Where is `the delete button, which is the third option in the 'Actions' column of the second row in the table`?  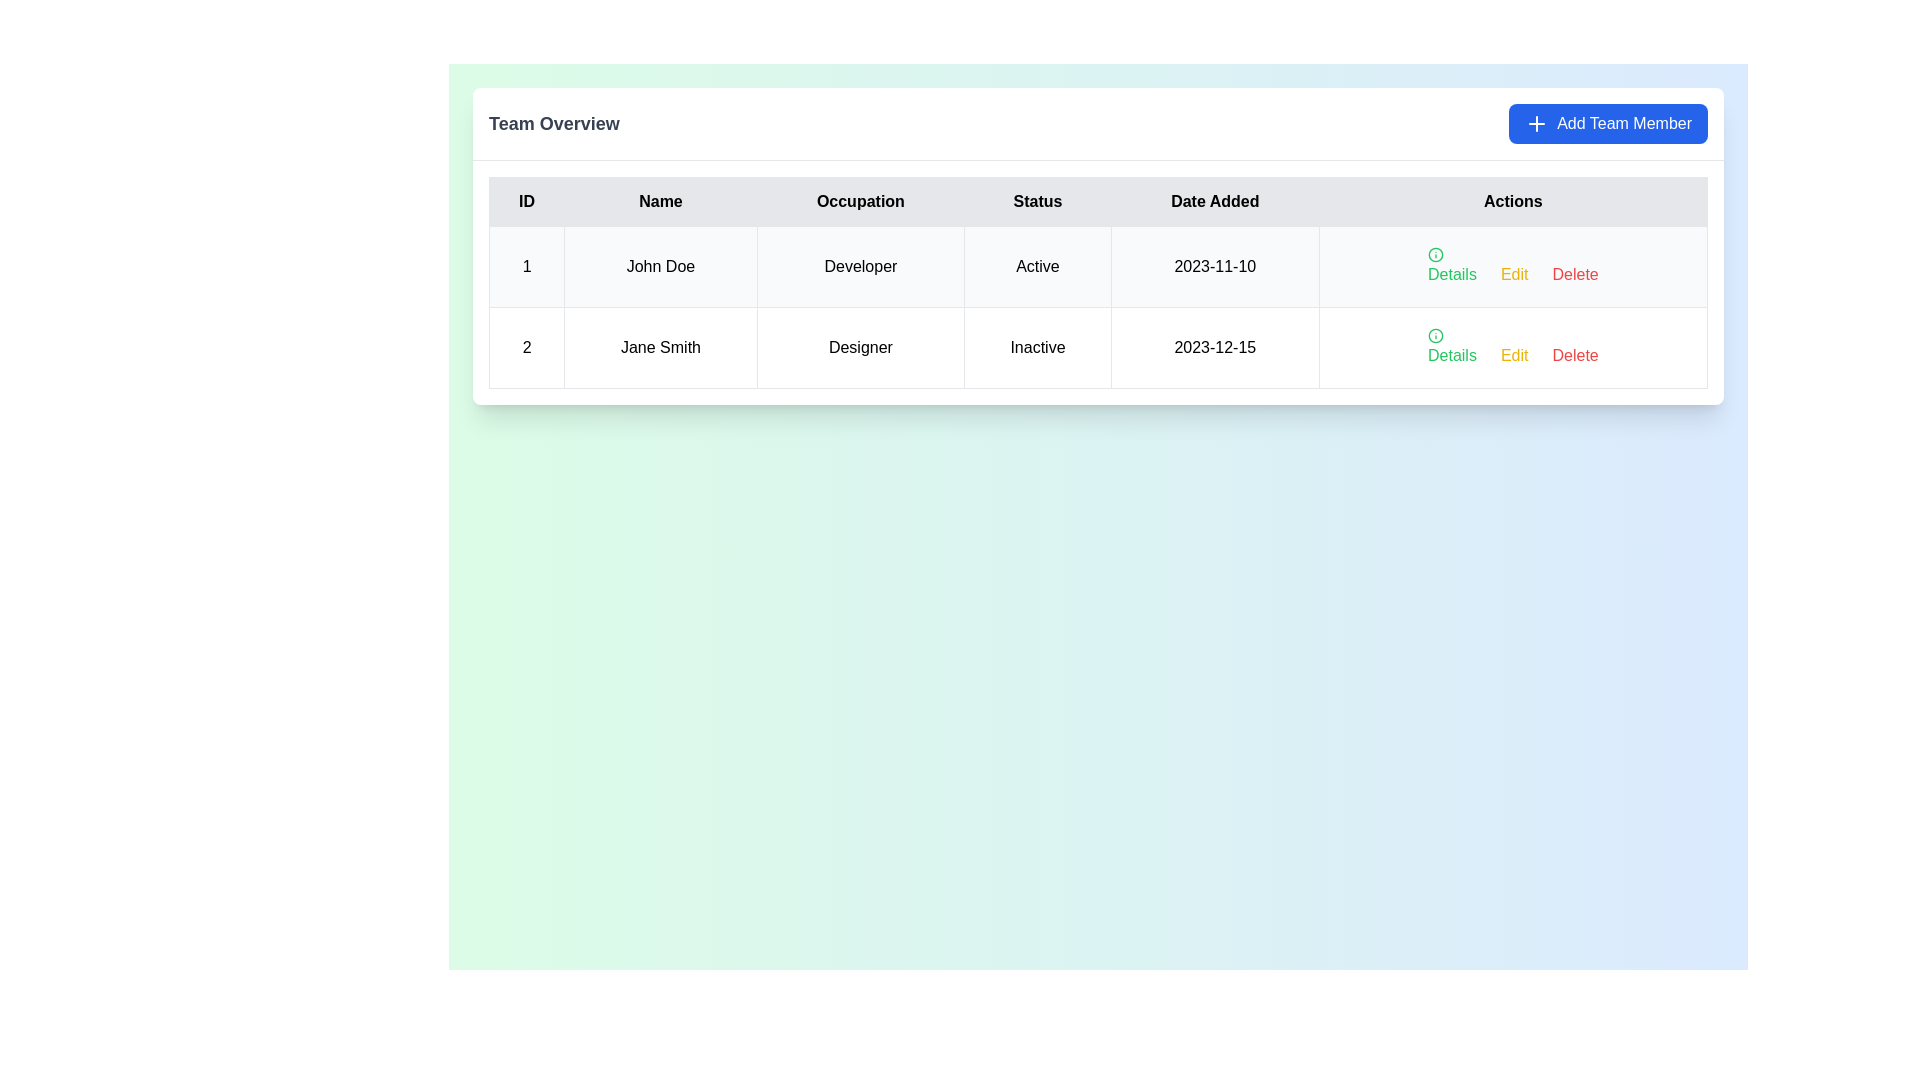
the delete button, which is the third option in the 'Actions' column of the second row in the table is located at coordinates (1574, 354).